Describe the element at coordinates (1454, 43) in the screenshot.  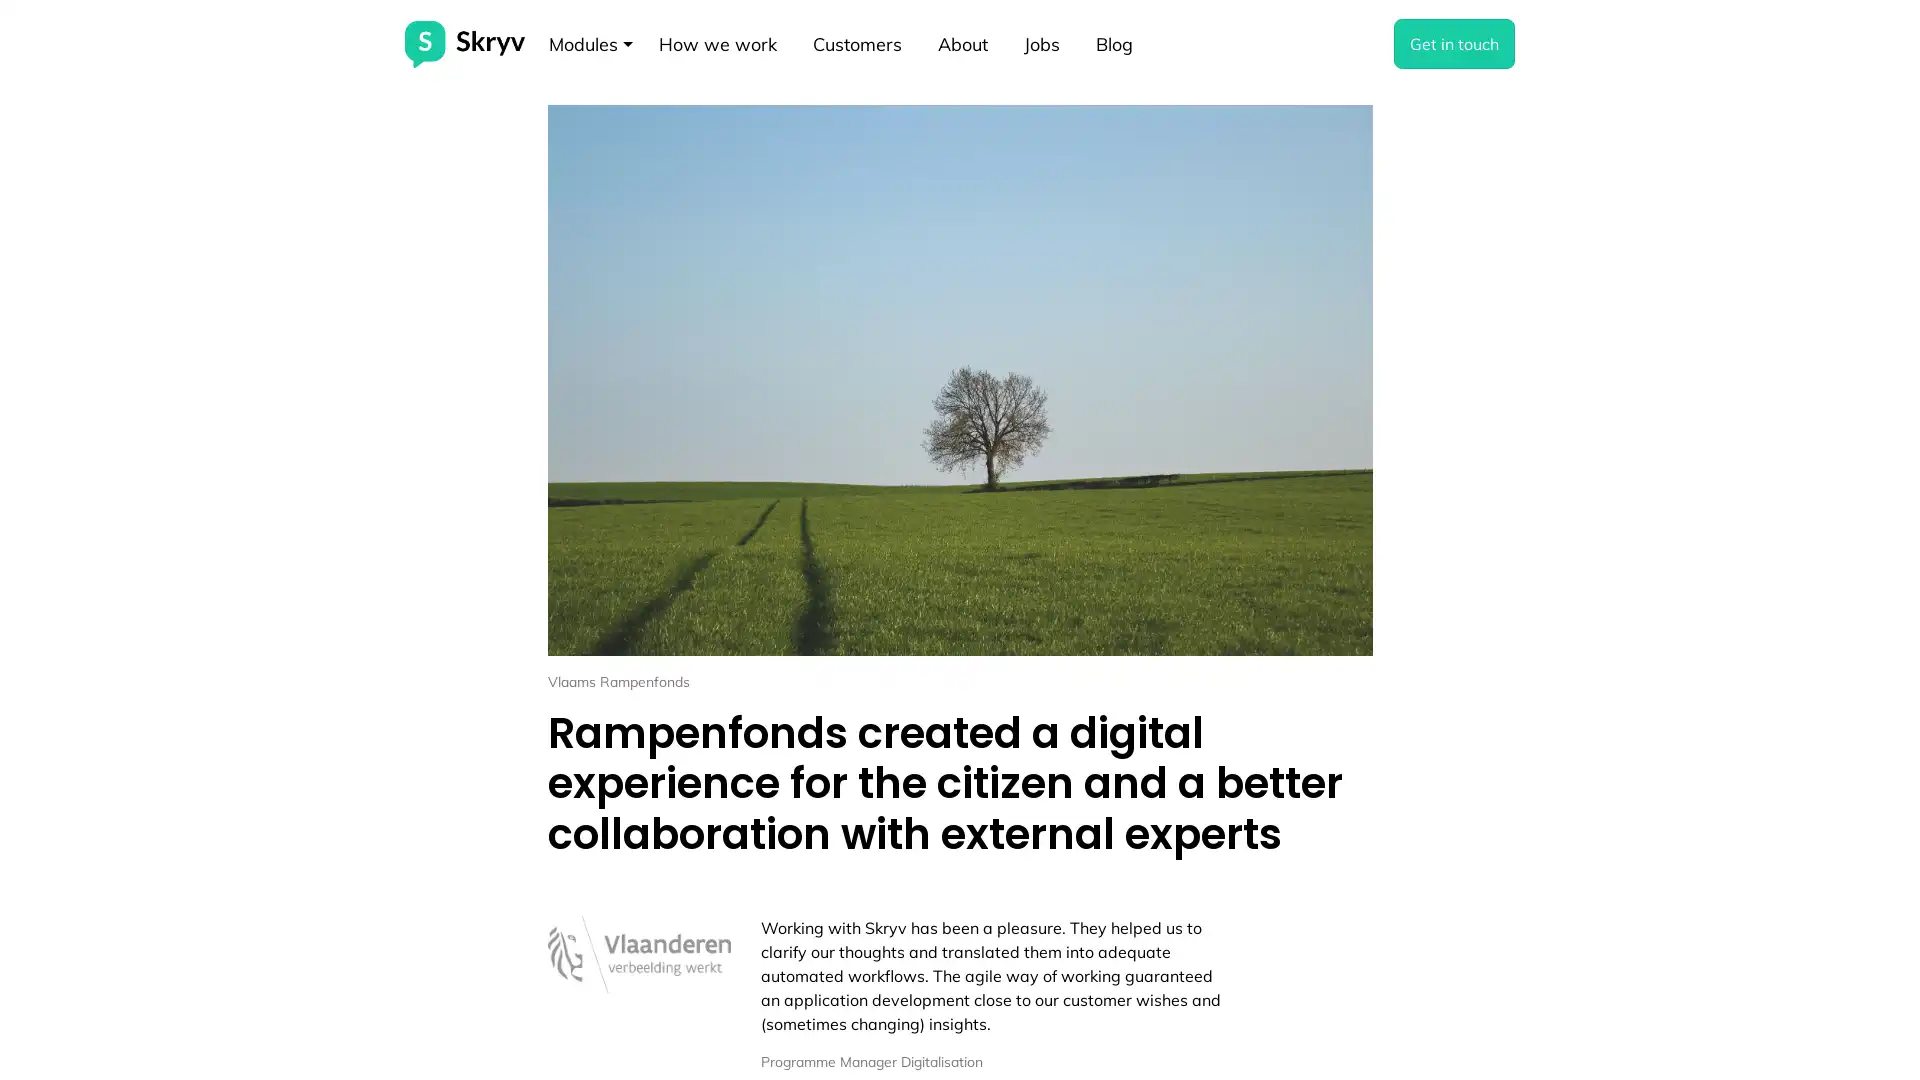
I see `Get in touch` at that location.